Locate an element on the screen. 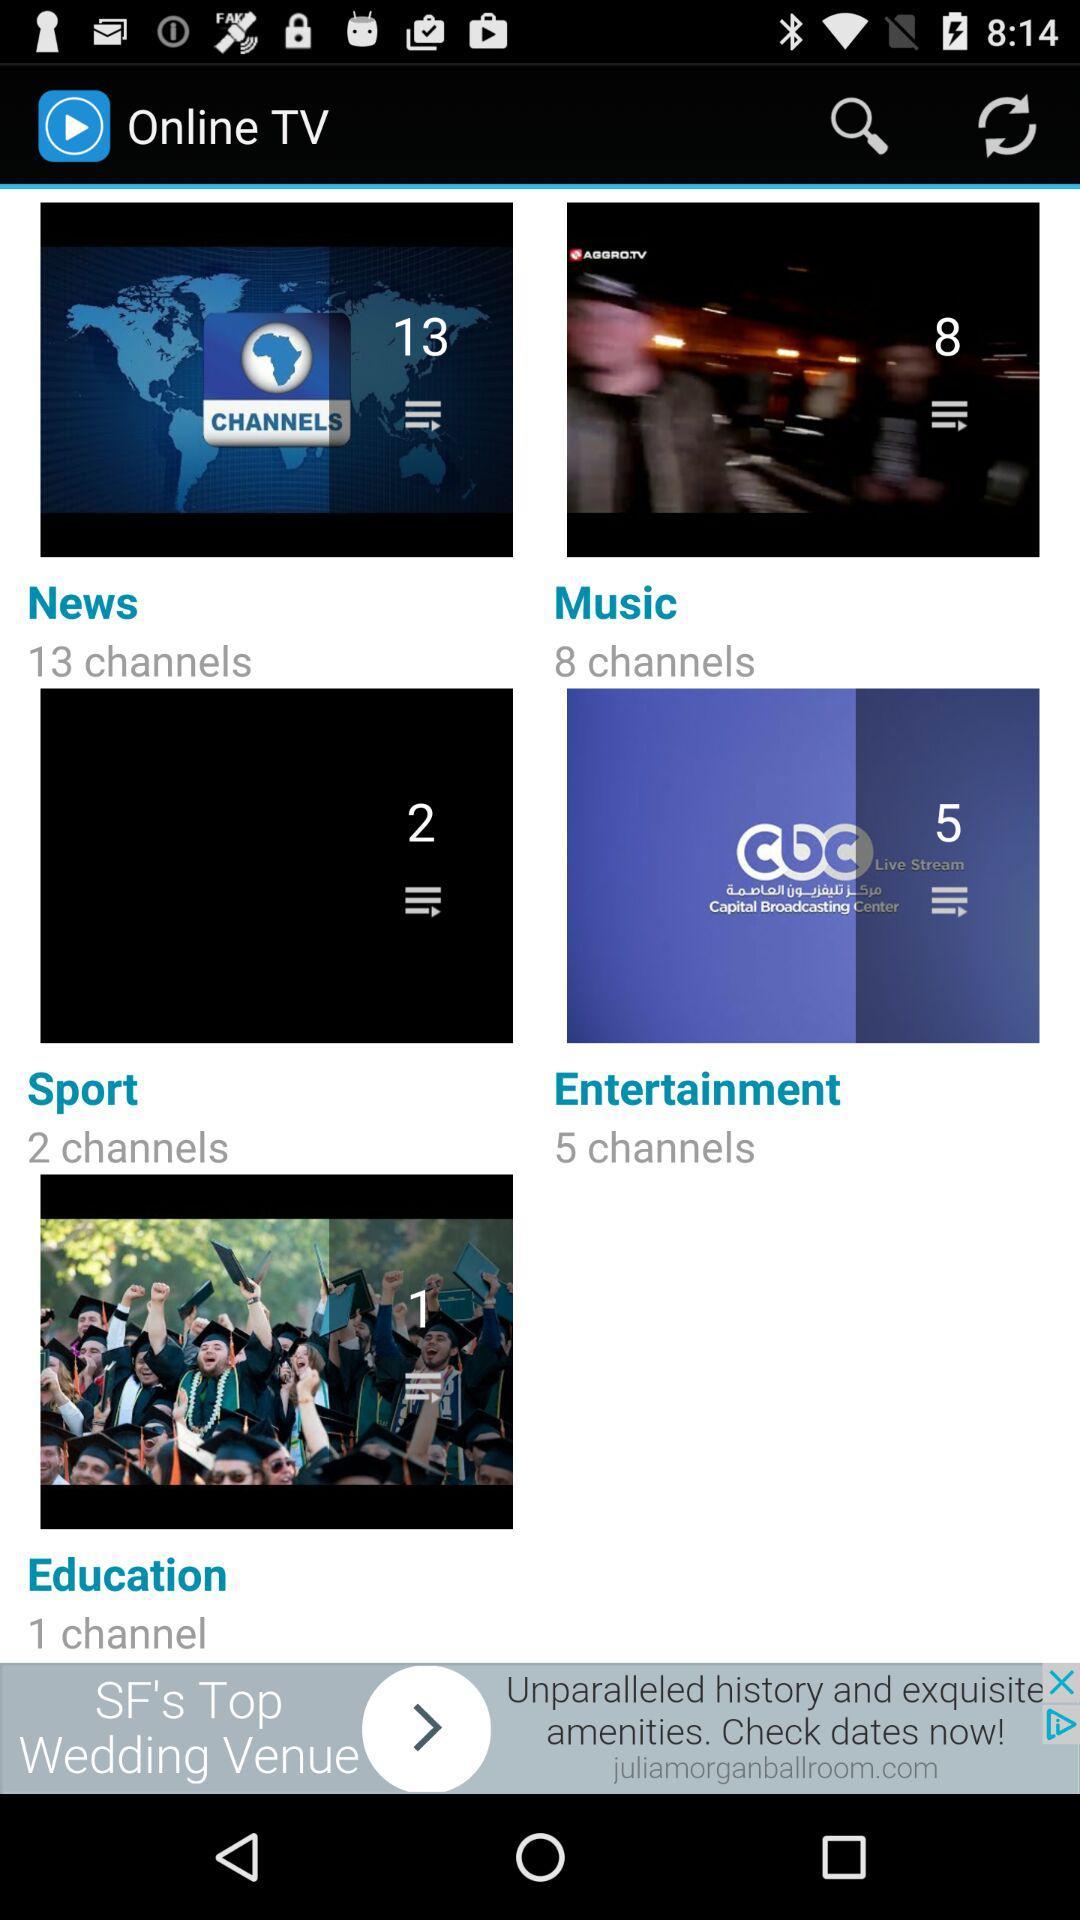  search botten is located at coordinates (858, 124).